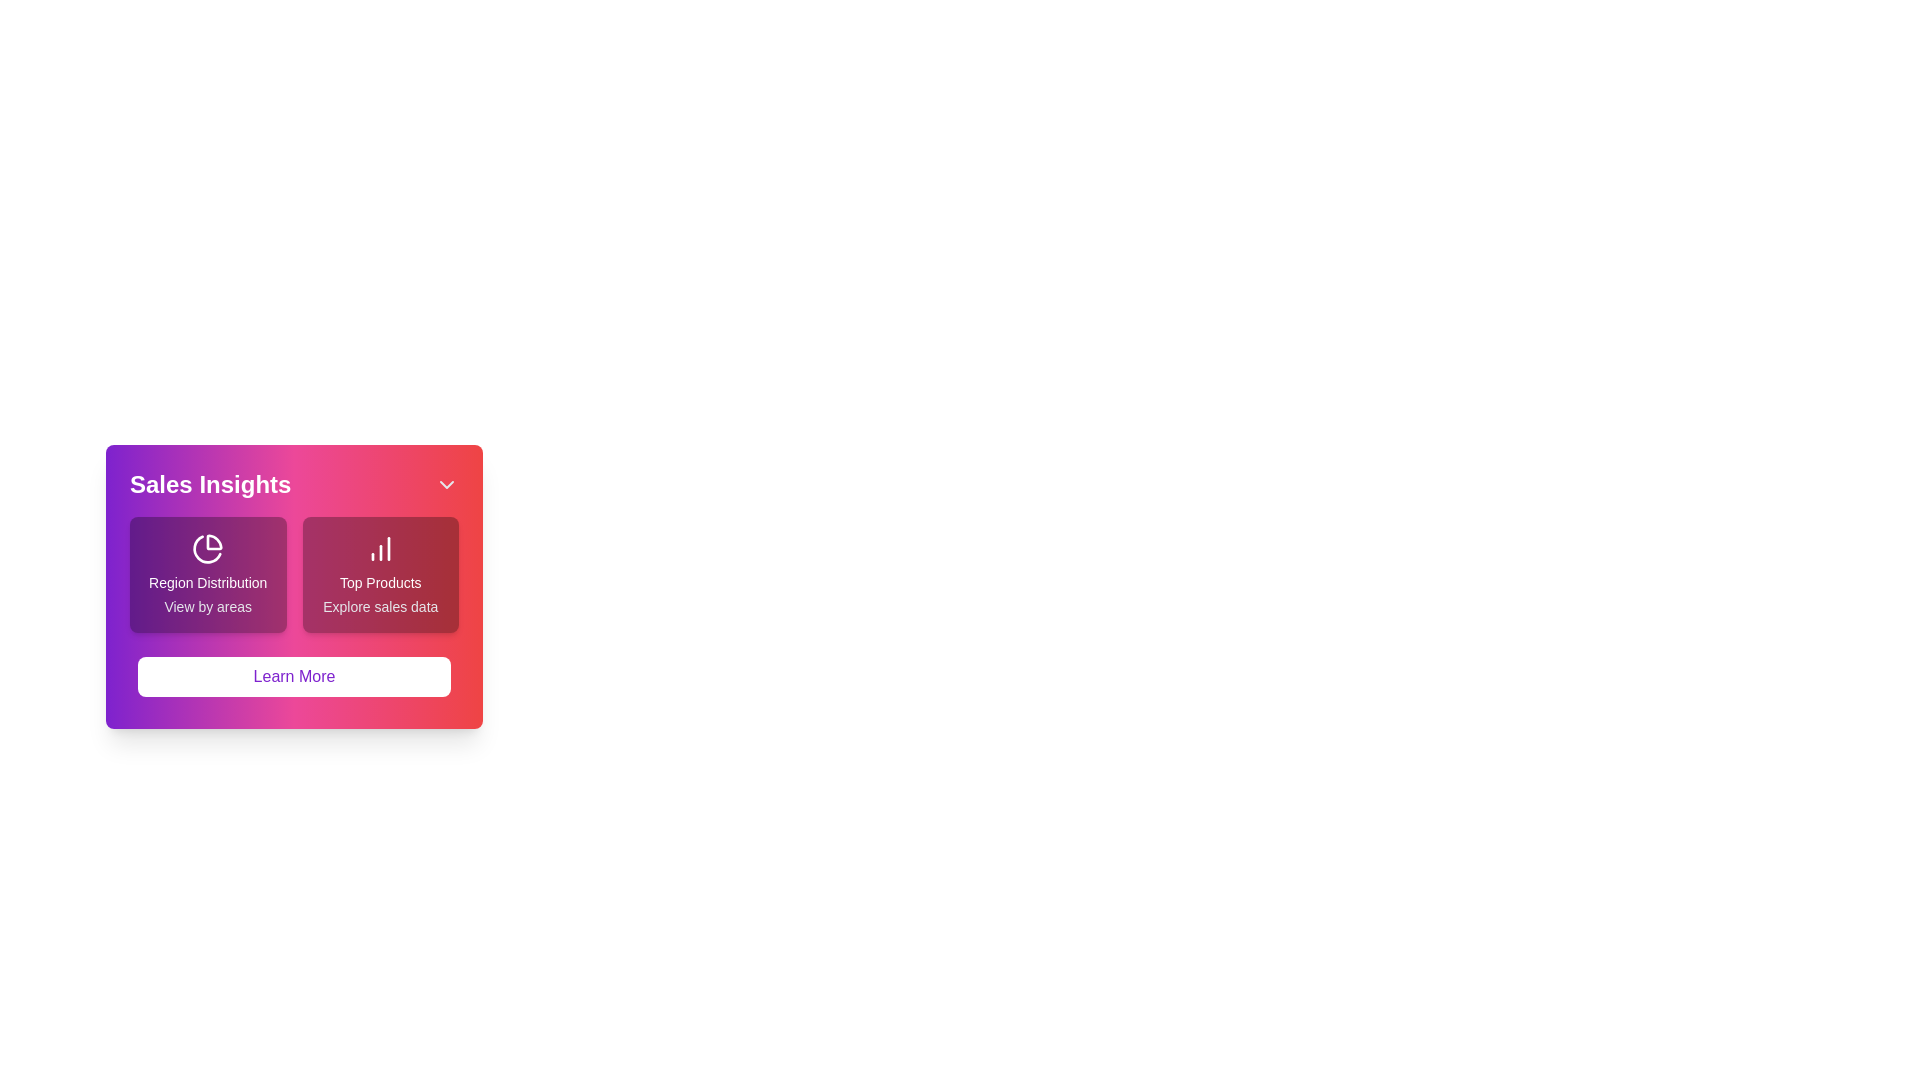 This screenshot has width=1920, height=1080. Describe the element at coordinates (380, 582) in the screenshot. I see `the 'Top Products' text label, which is a smaller text with medium font weight, located between the data visualization icon and the 'Explore sales data' text` at that location.